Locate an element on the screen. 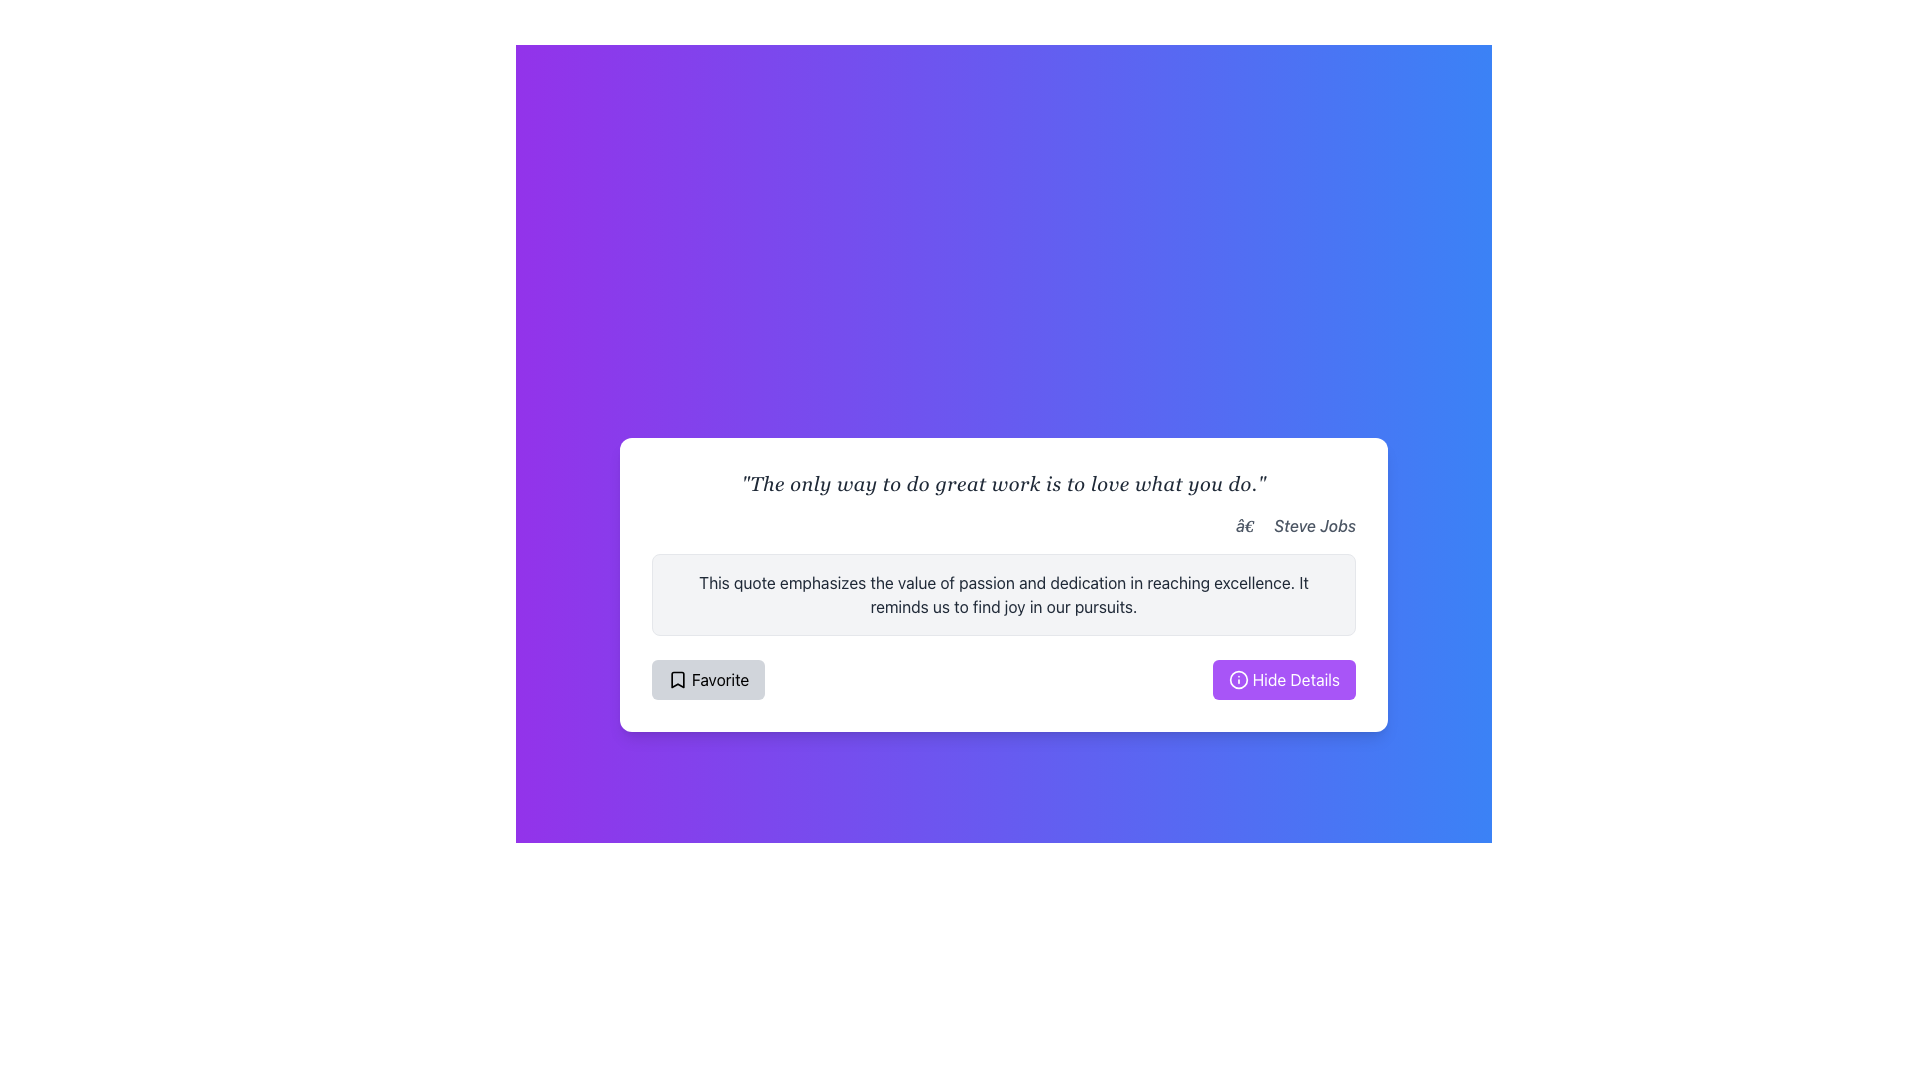  the small dark bookmark icon located within the 'Favorite' button, positioned toward the left side of the button's content area is located at coordinates (677, 678).